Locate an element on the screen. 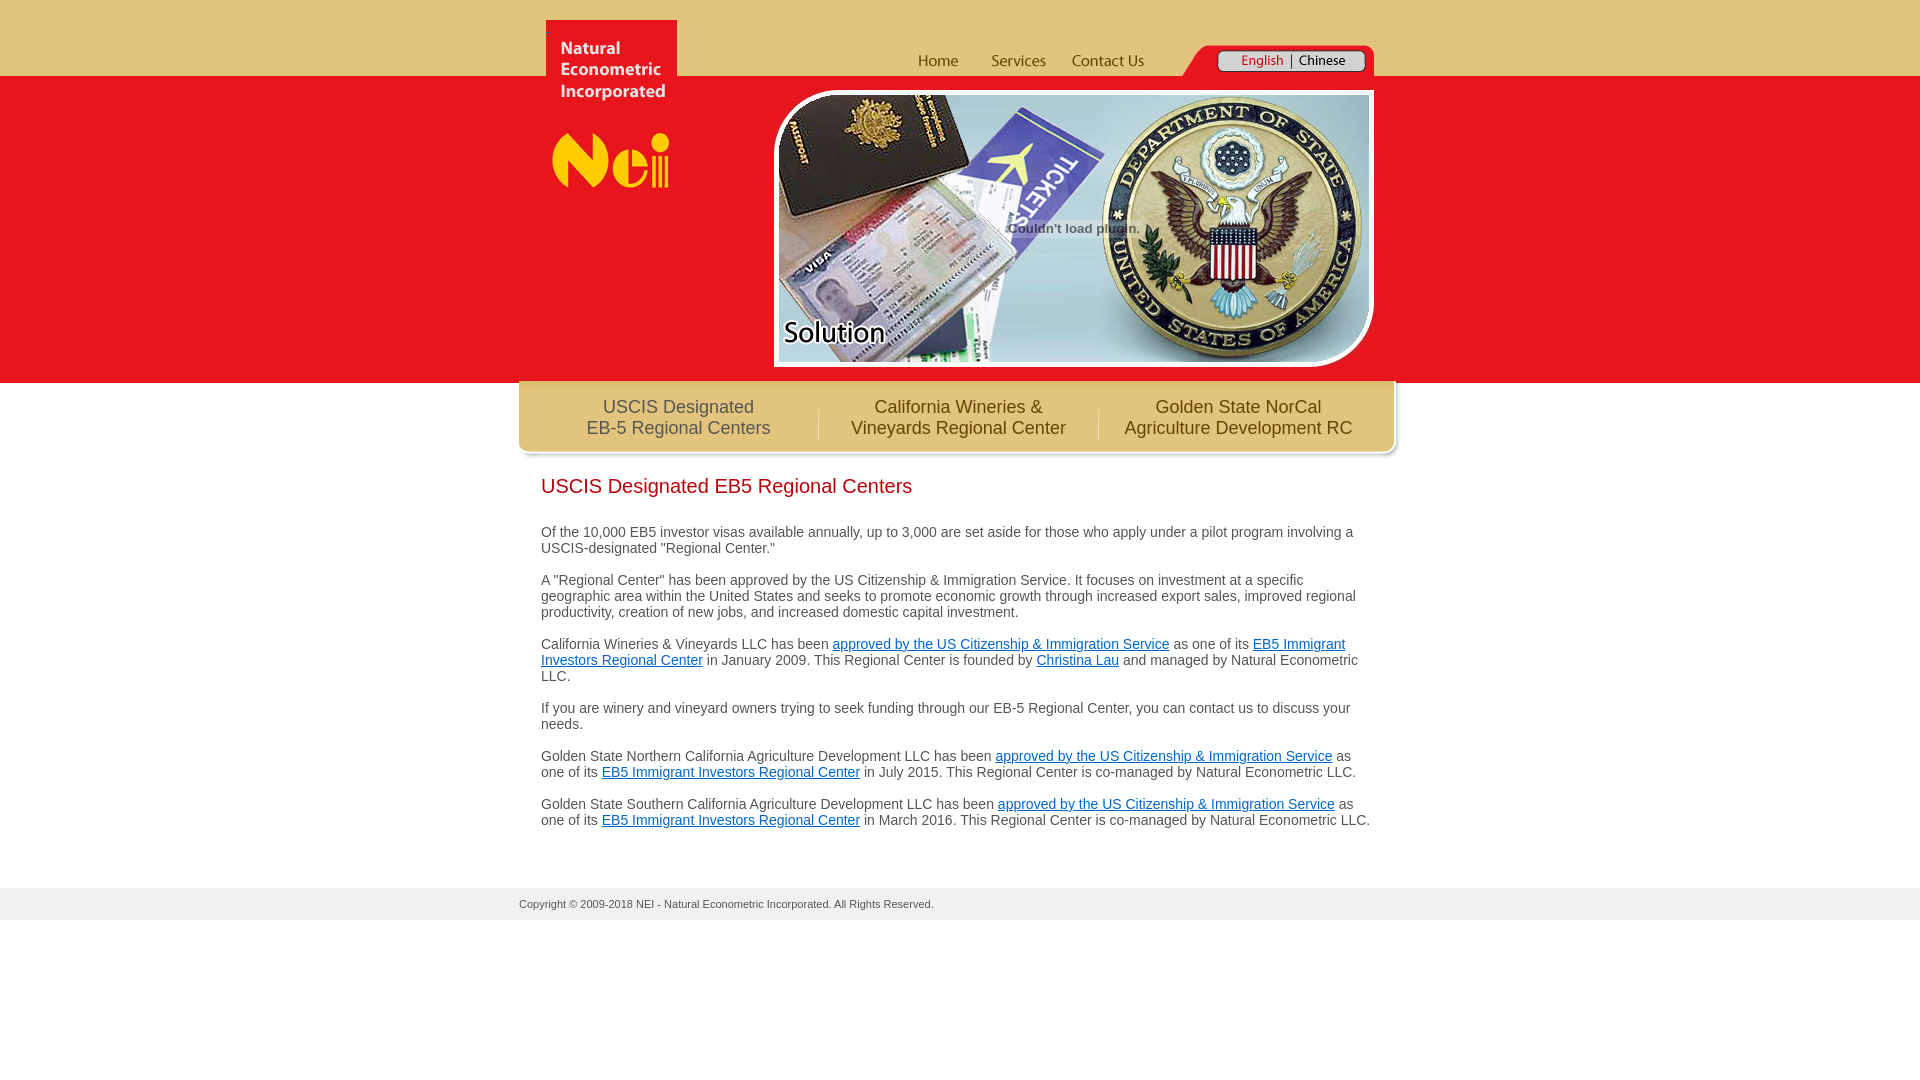 The height and width of the screenshot is (1080, 1920). 'logo' is located at coordinates (610, 104).